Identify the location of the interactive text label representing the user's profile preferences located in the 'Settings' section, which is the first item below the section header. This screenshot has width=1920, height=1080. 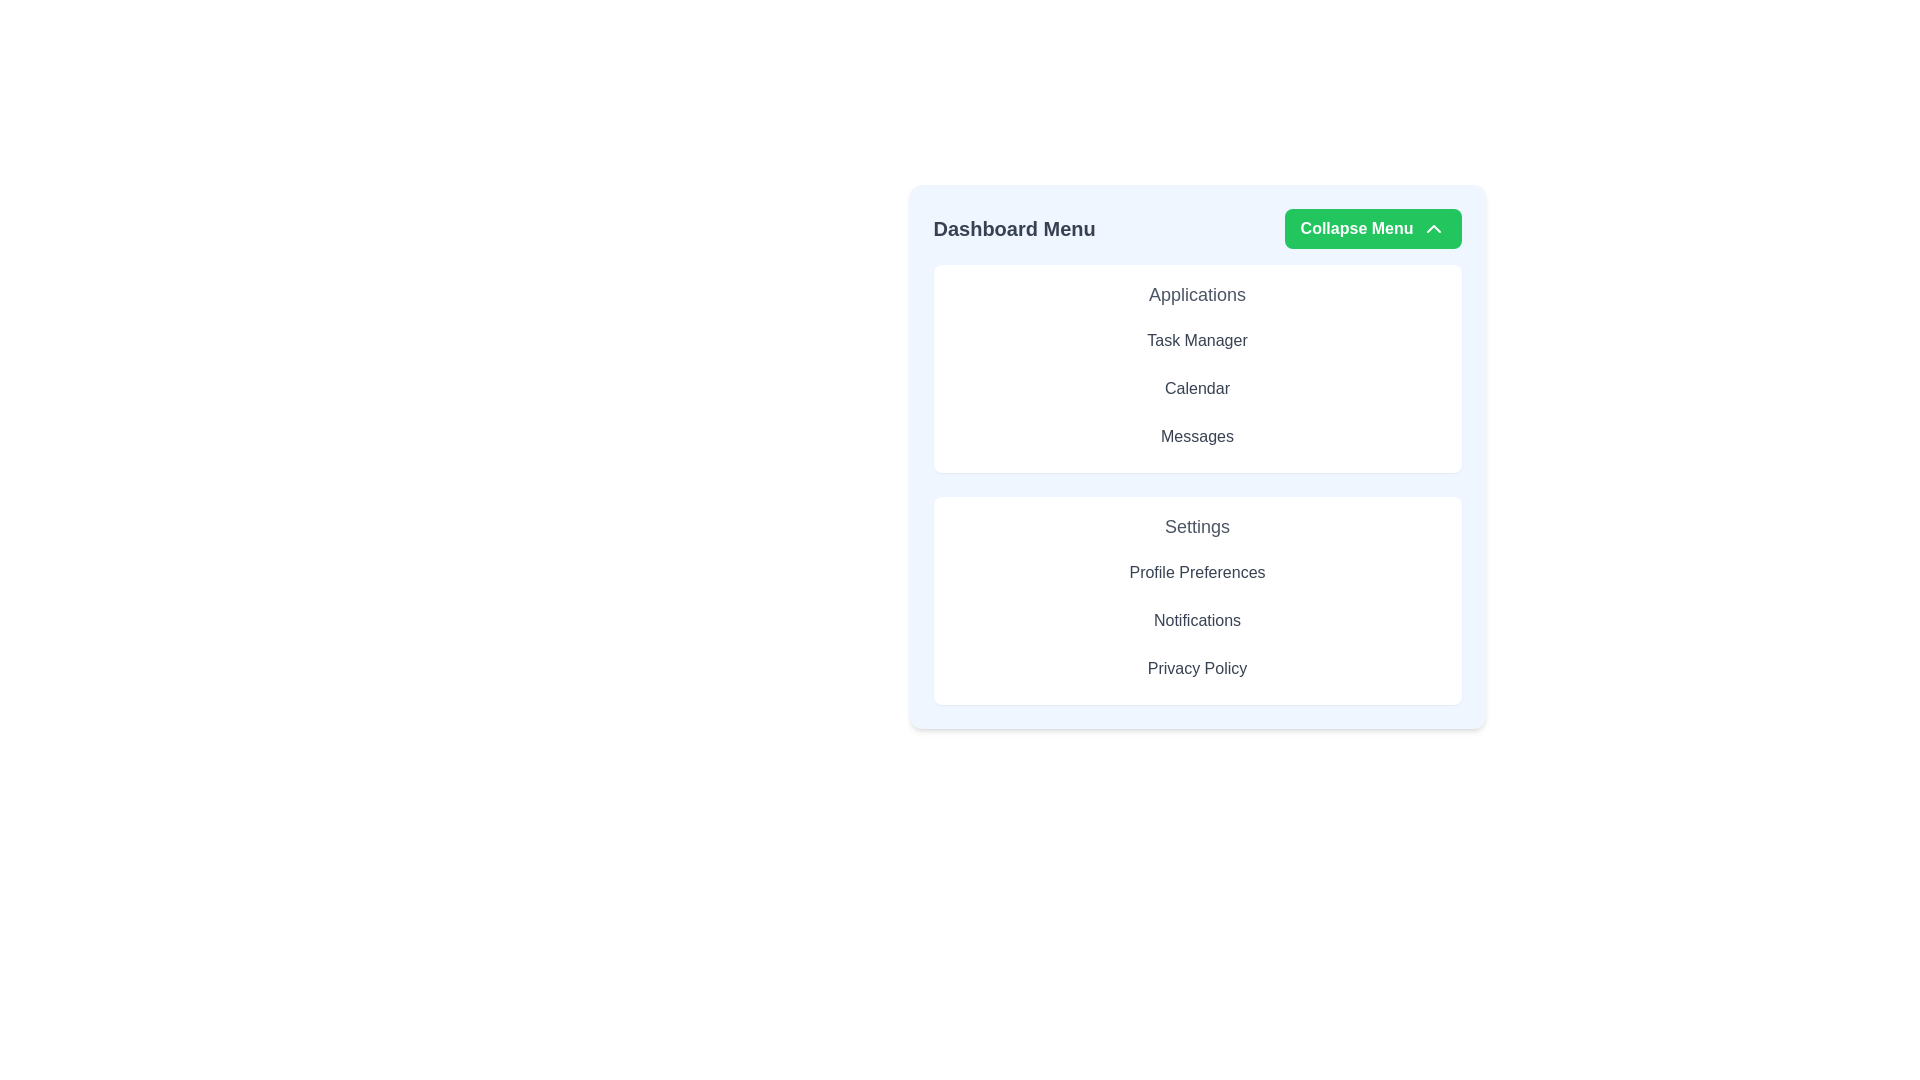
(1197, 573).